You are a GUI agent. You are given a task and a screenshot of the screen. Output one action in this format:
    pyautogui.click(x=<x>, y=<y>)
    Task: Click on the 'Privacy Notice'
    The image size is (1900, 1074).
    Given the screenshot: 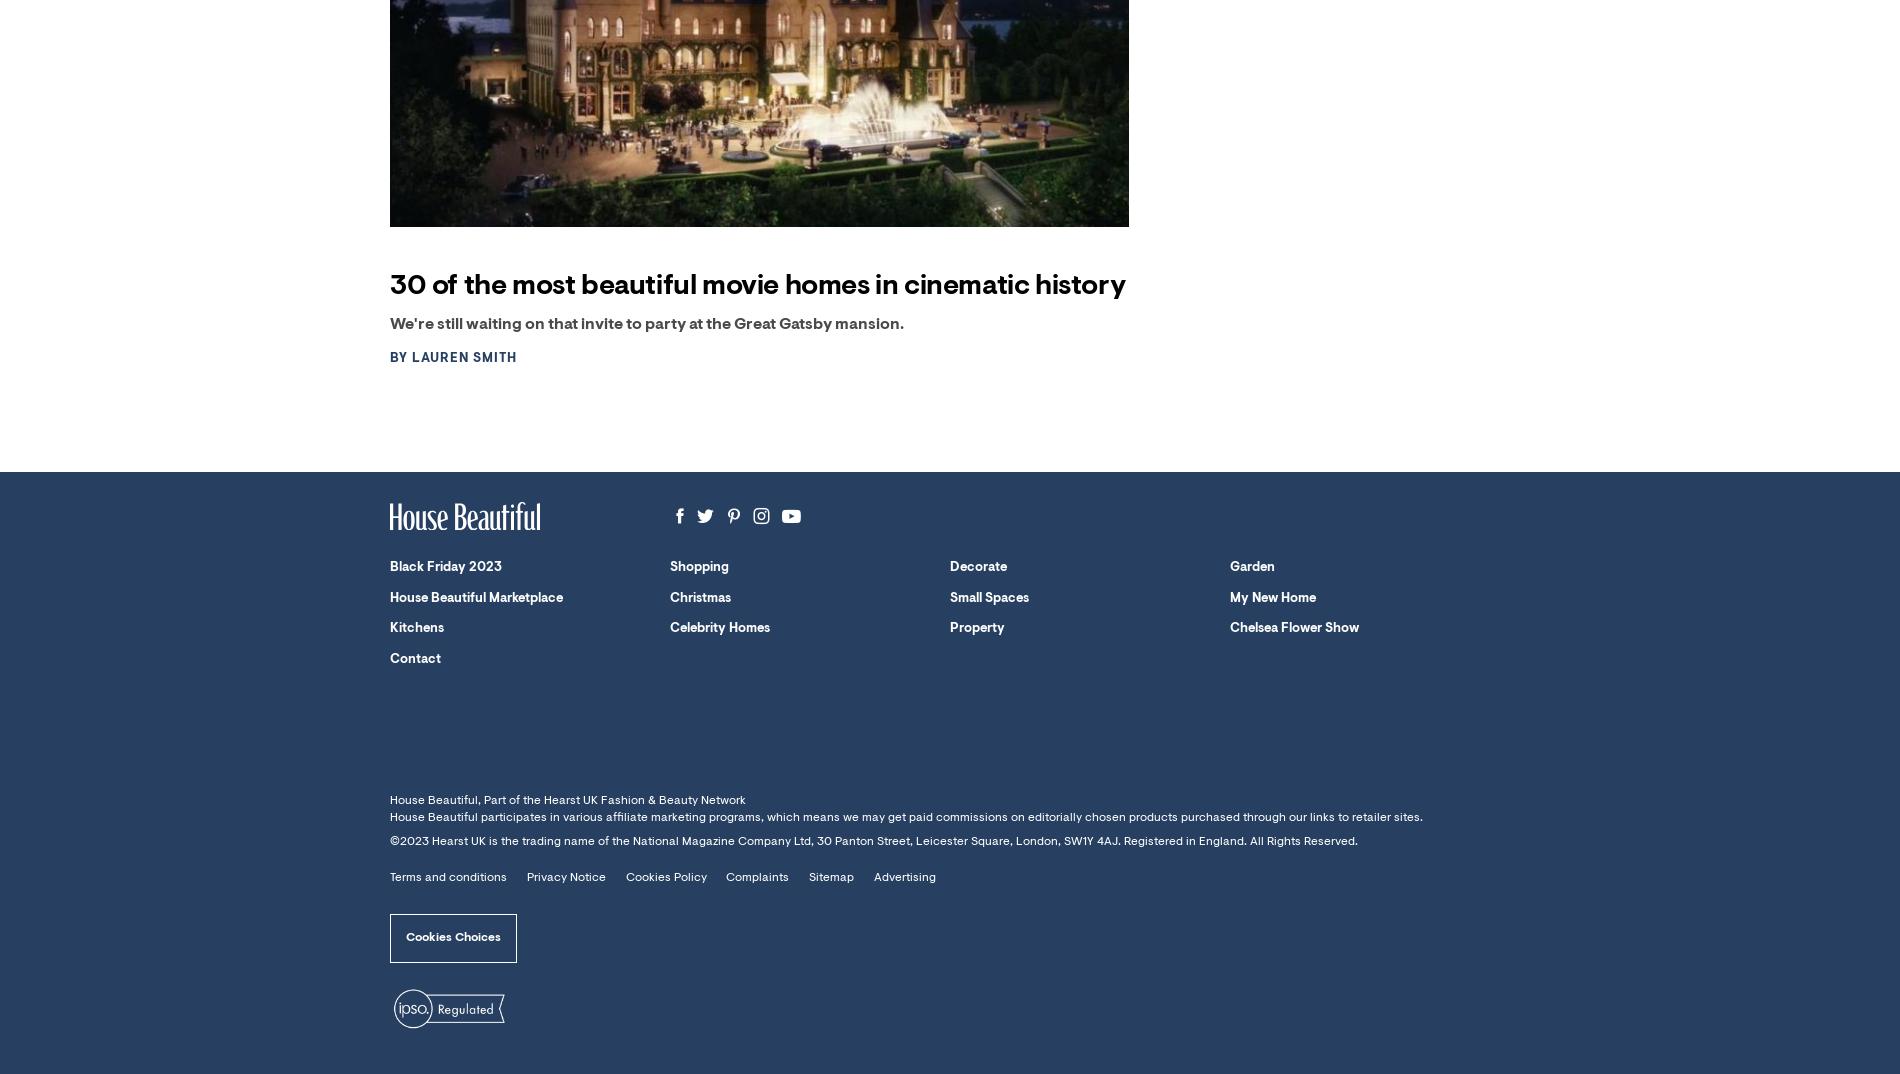 What is the action you would take?
    pyautogui.click(x=525, y=876)
    